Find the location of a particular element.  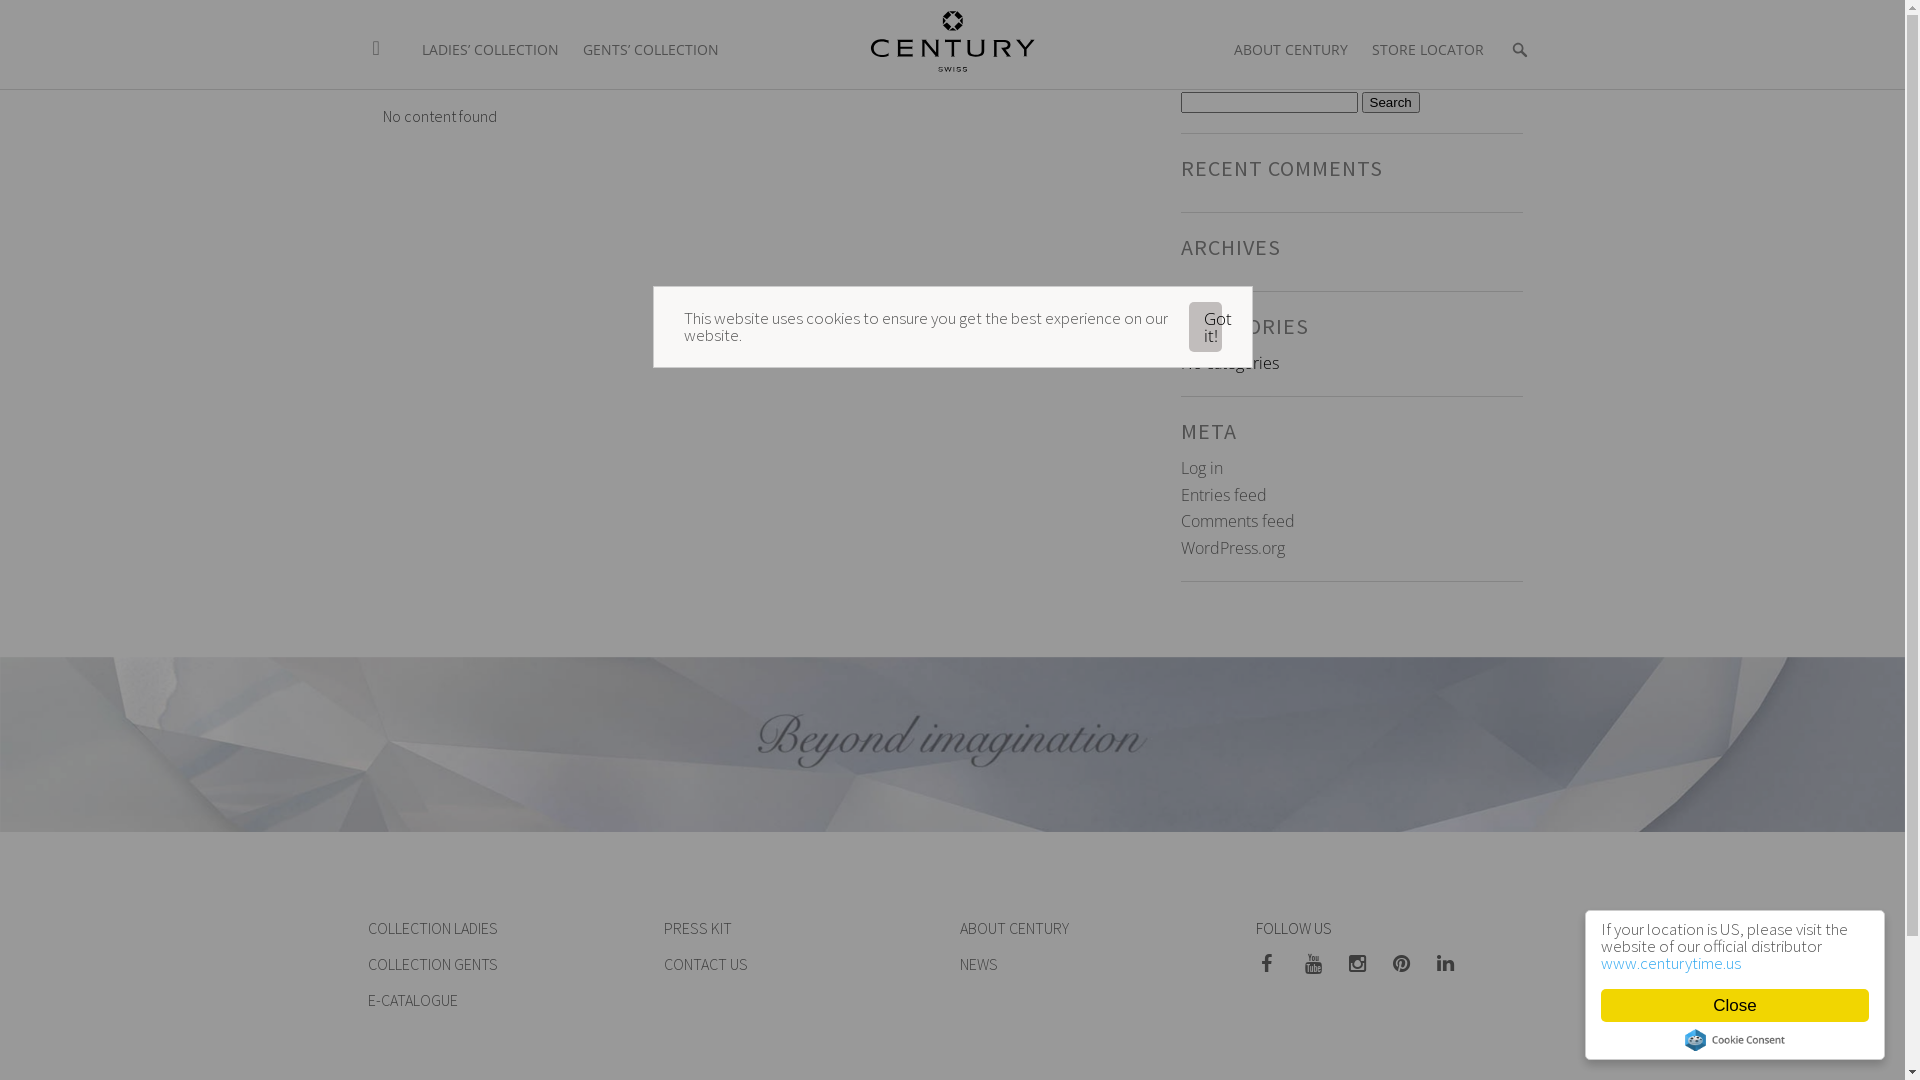

'CONTACT US' is located at coordinates (705, 963).